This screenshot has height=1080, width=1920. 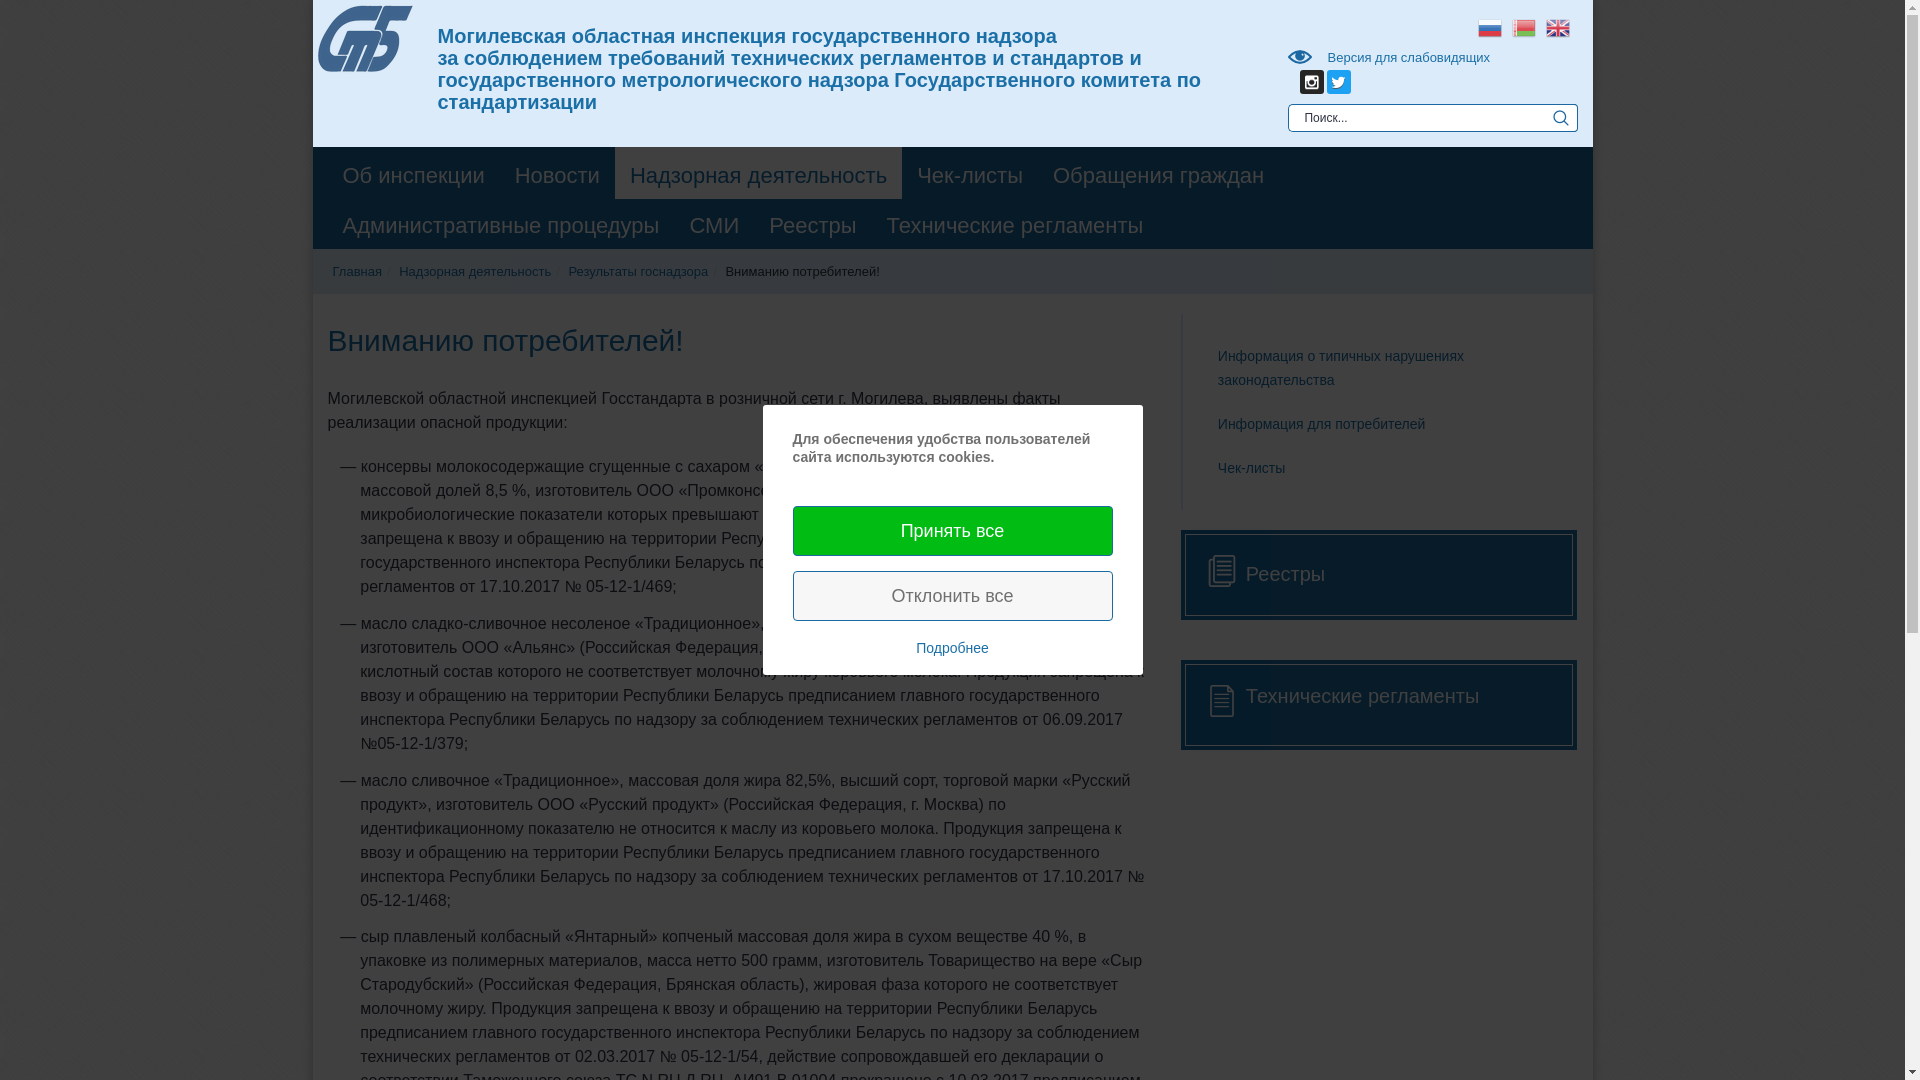 What do you see at coordinates (1488, 26) in the screenshot?
I see `'Russian'` at bounding box center [1488, 26].